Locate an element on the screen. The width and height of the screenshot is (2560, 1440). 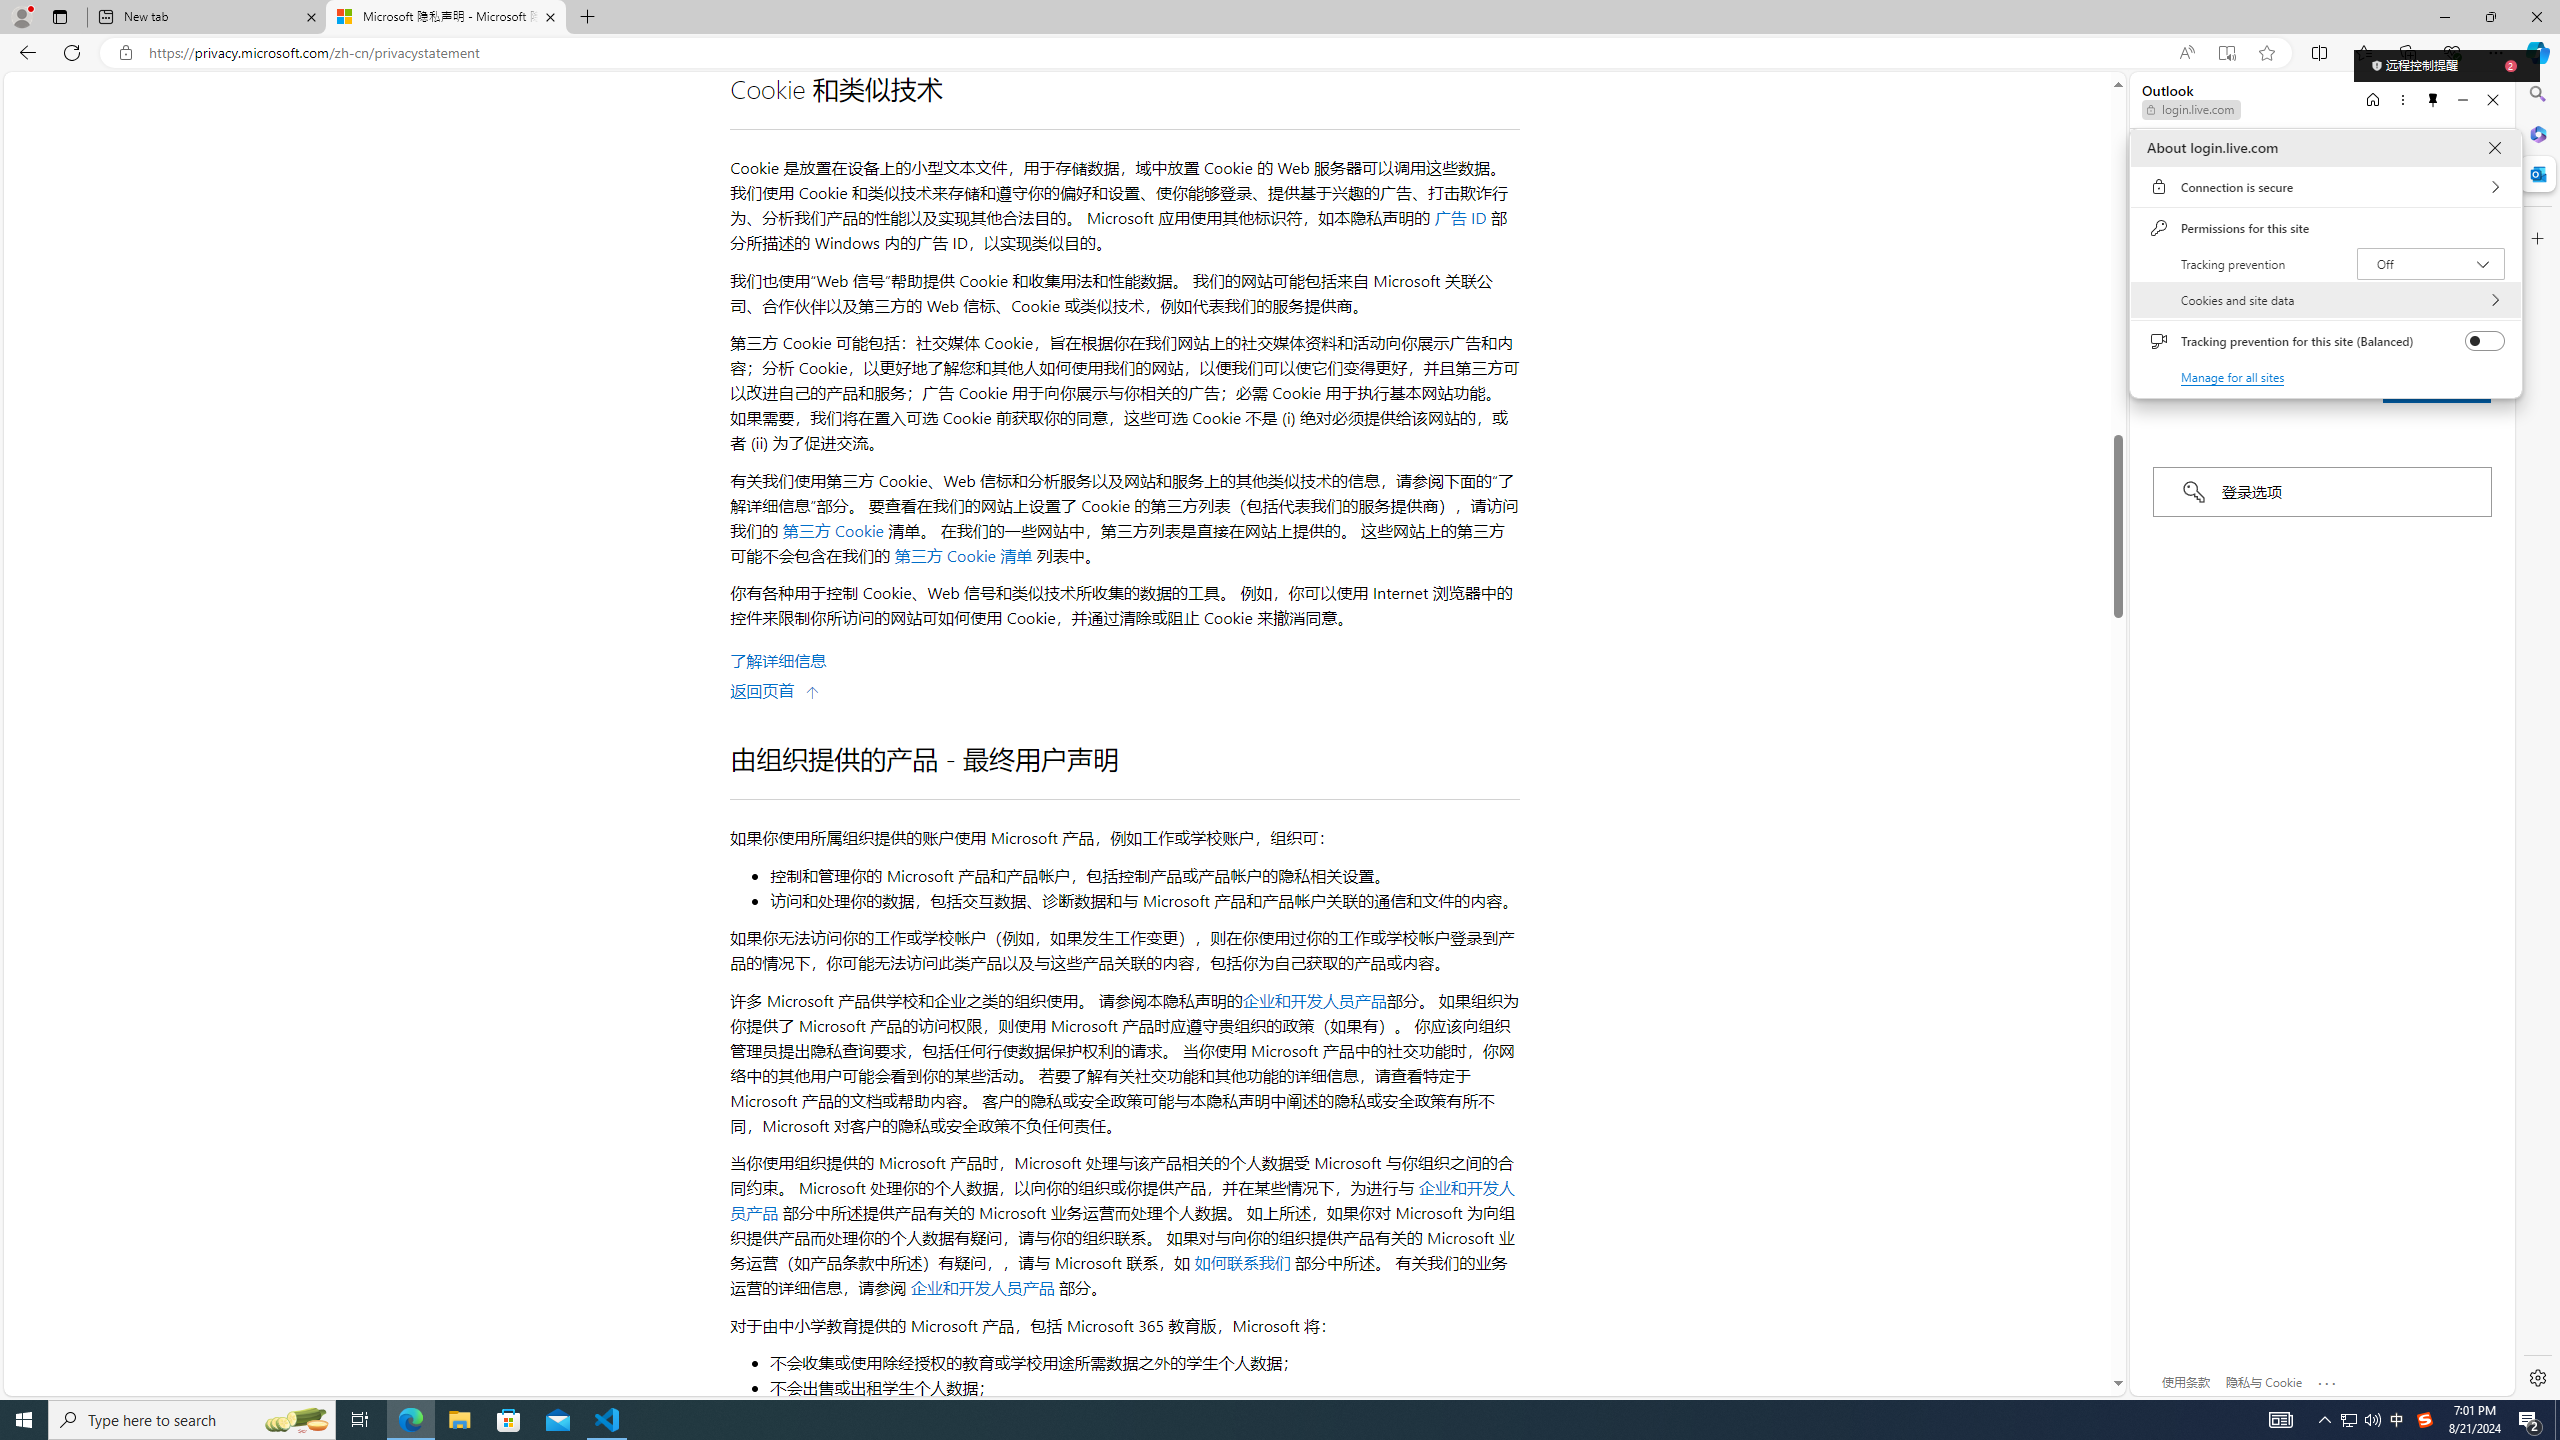
'File Explorer' is located at coordinates (458, 1418).